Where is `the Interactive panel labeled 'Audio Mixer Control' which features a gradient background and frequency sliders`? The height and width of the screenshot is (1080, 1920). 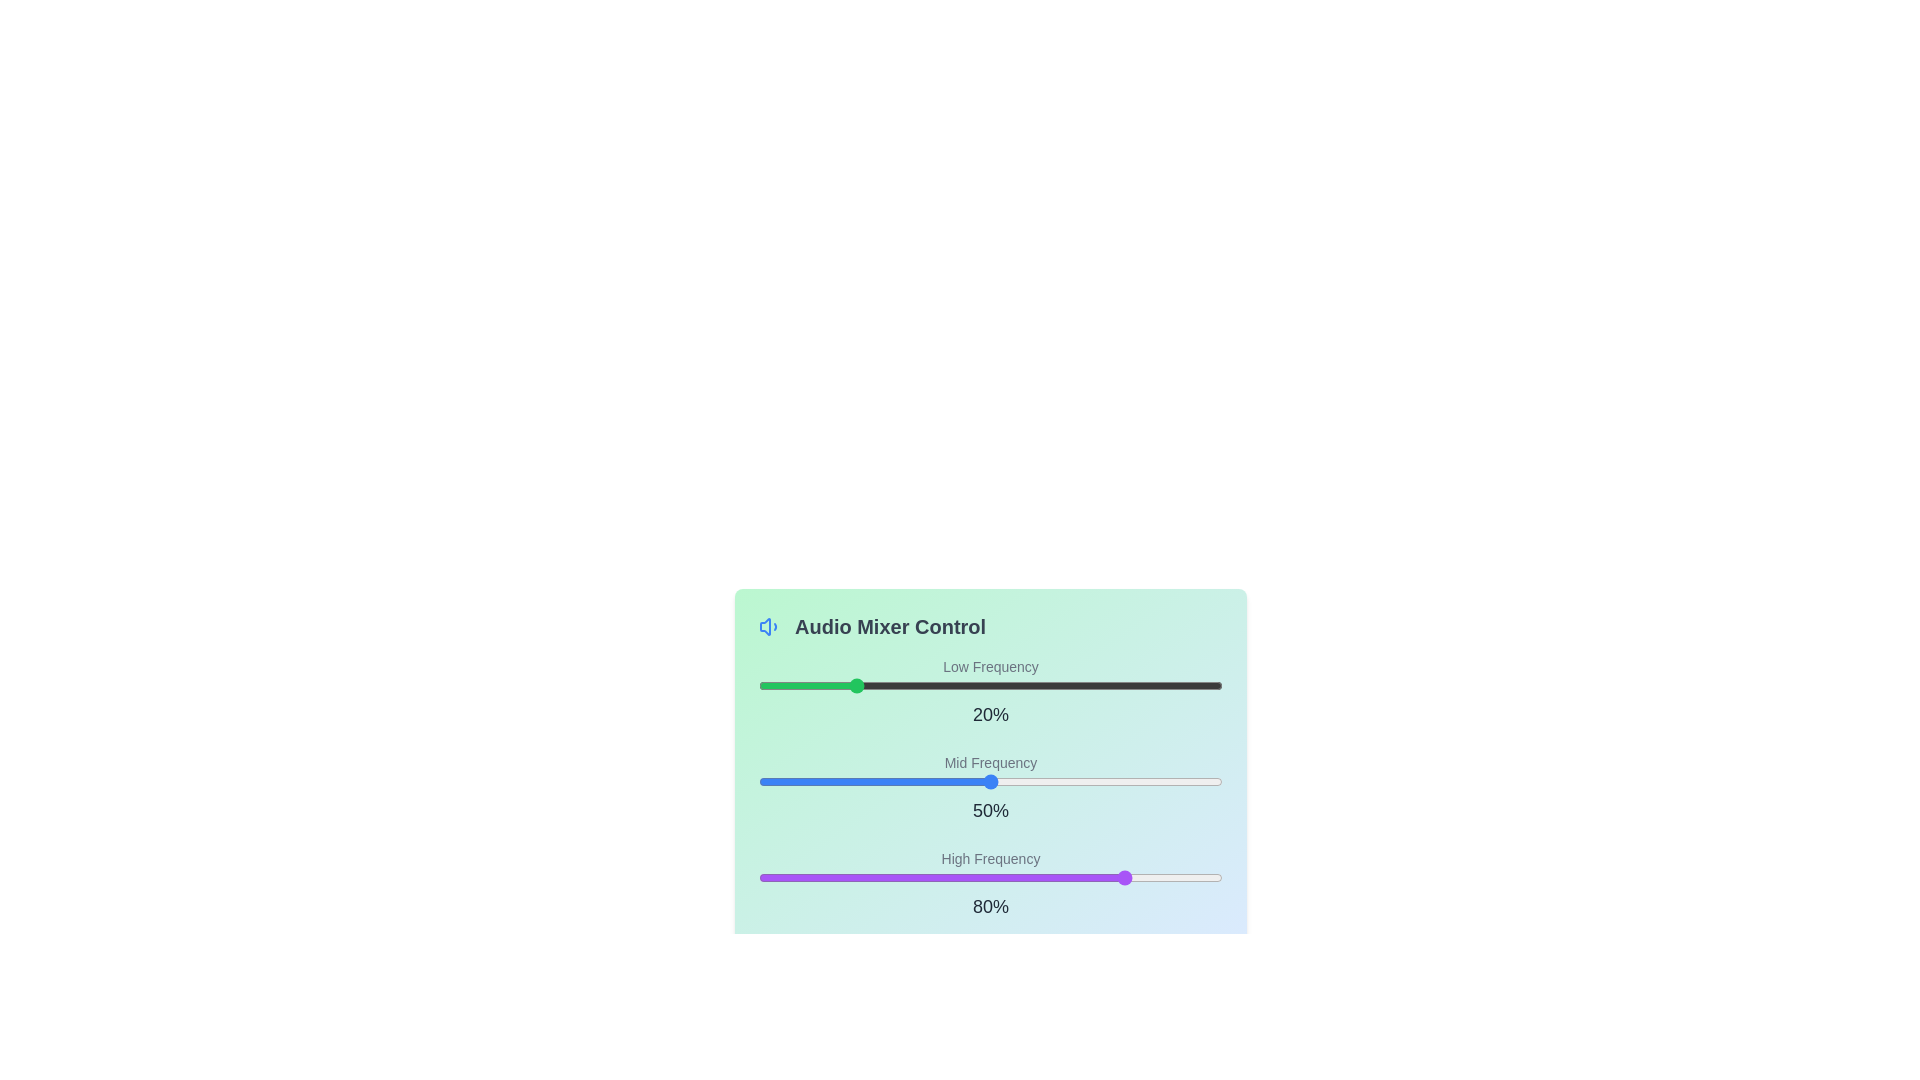 the Interactive panel labeled 'Audio Mixer Control' which features a gradient background and frequency sliders is located at coordinates (990, 766).